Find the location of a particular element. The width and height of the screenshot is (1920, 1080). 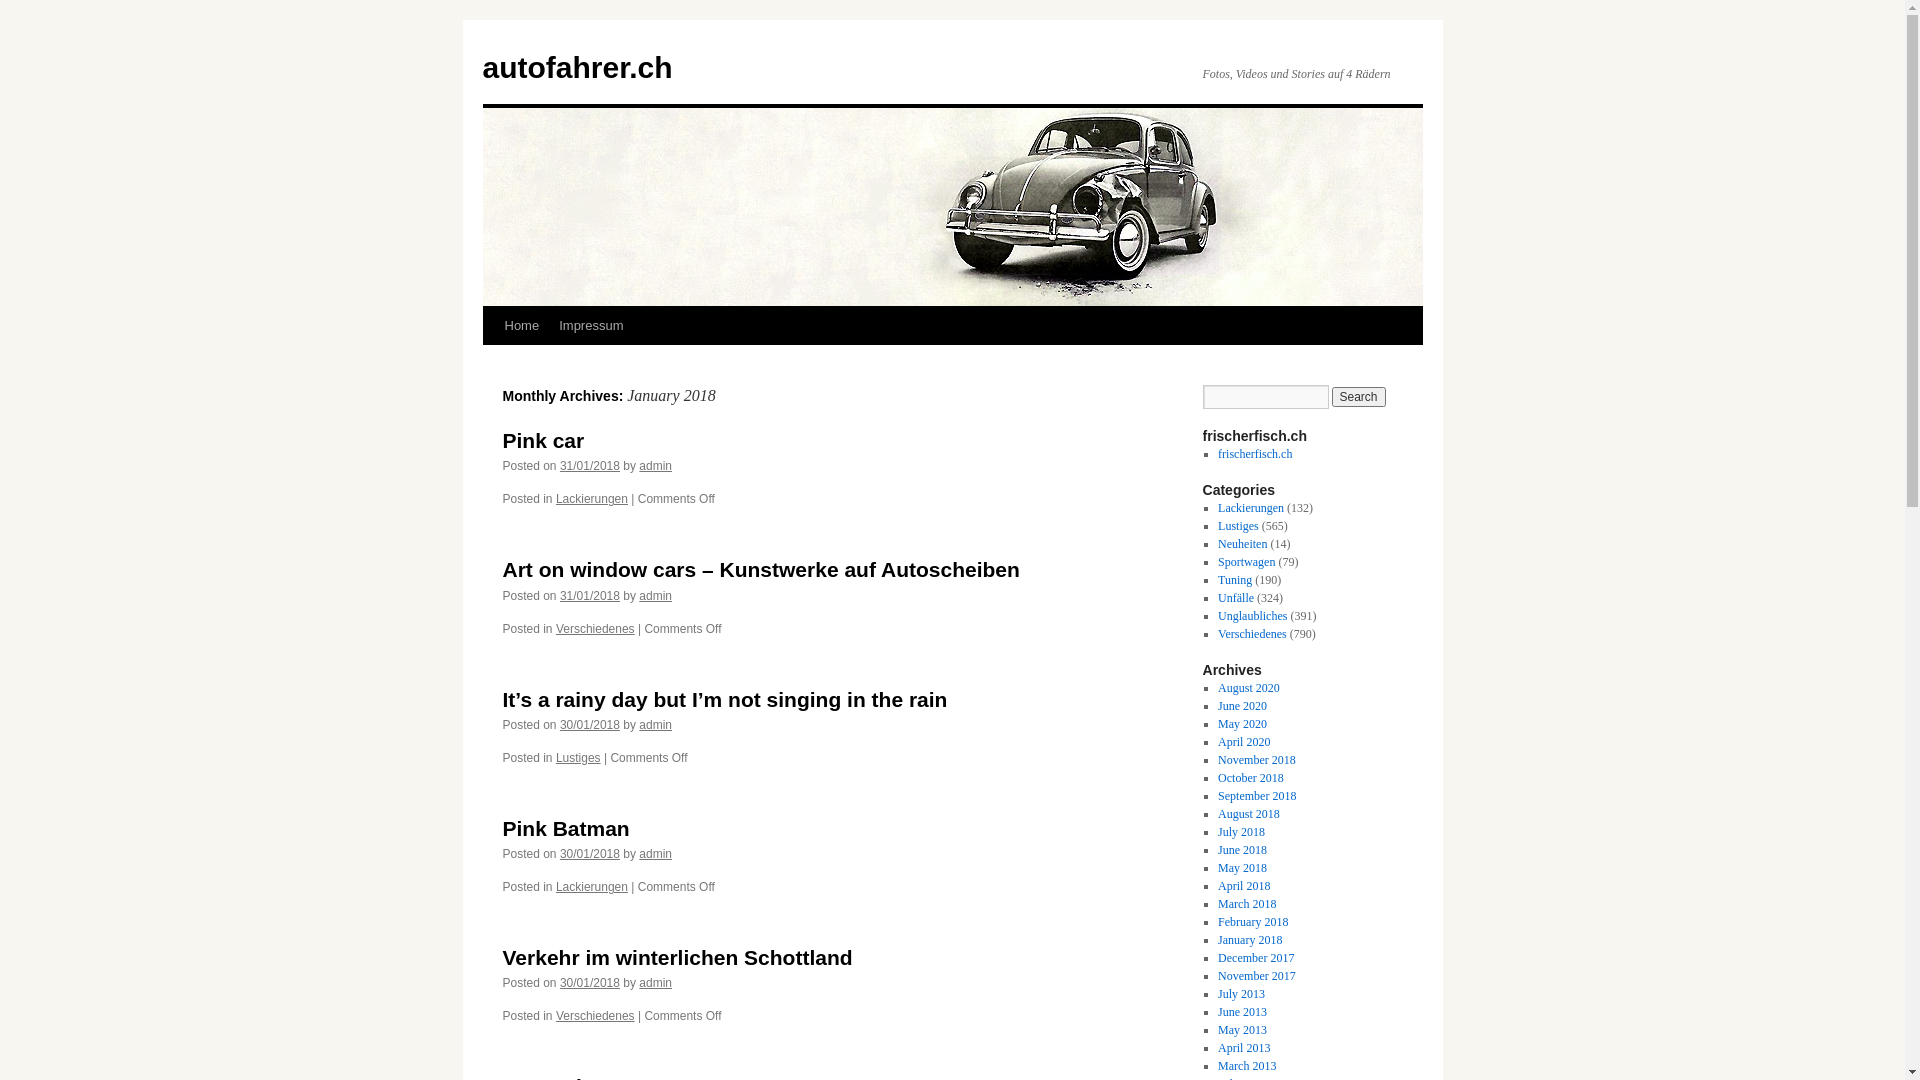

'Pink car' is located at coordinates (542, 439).